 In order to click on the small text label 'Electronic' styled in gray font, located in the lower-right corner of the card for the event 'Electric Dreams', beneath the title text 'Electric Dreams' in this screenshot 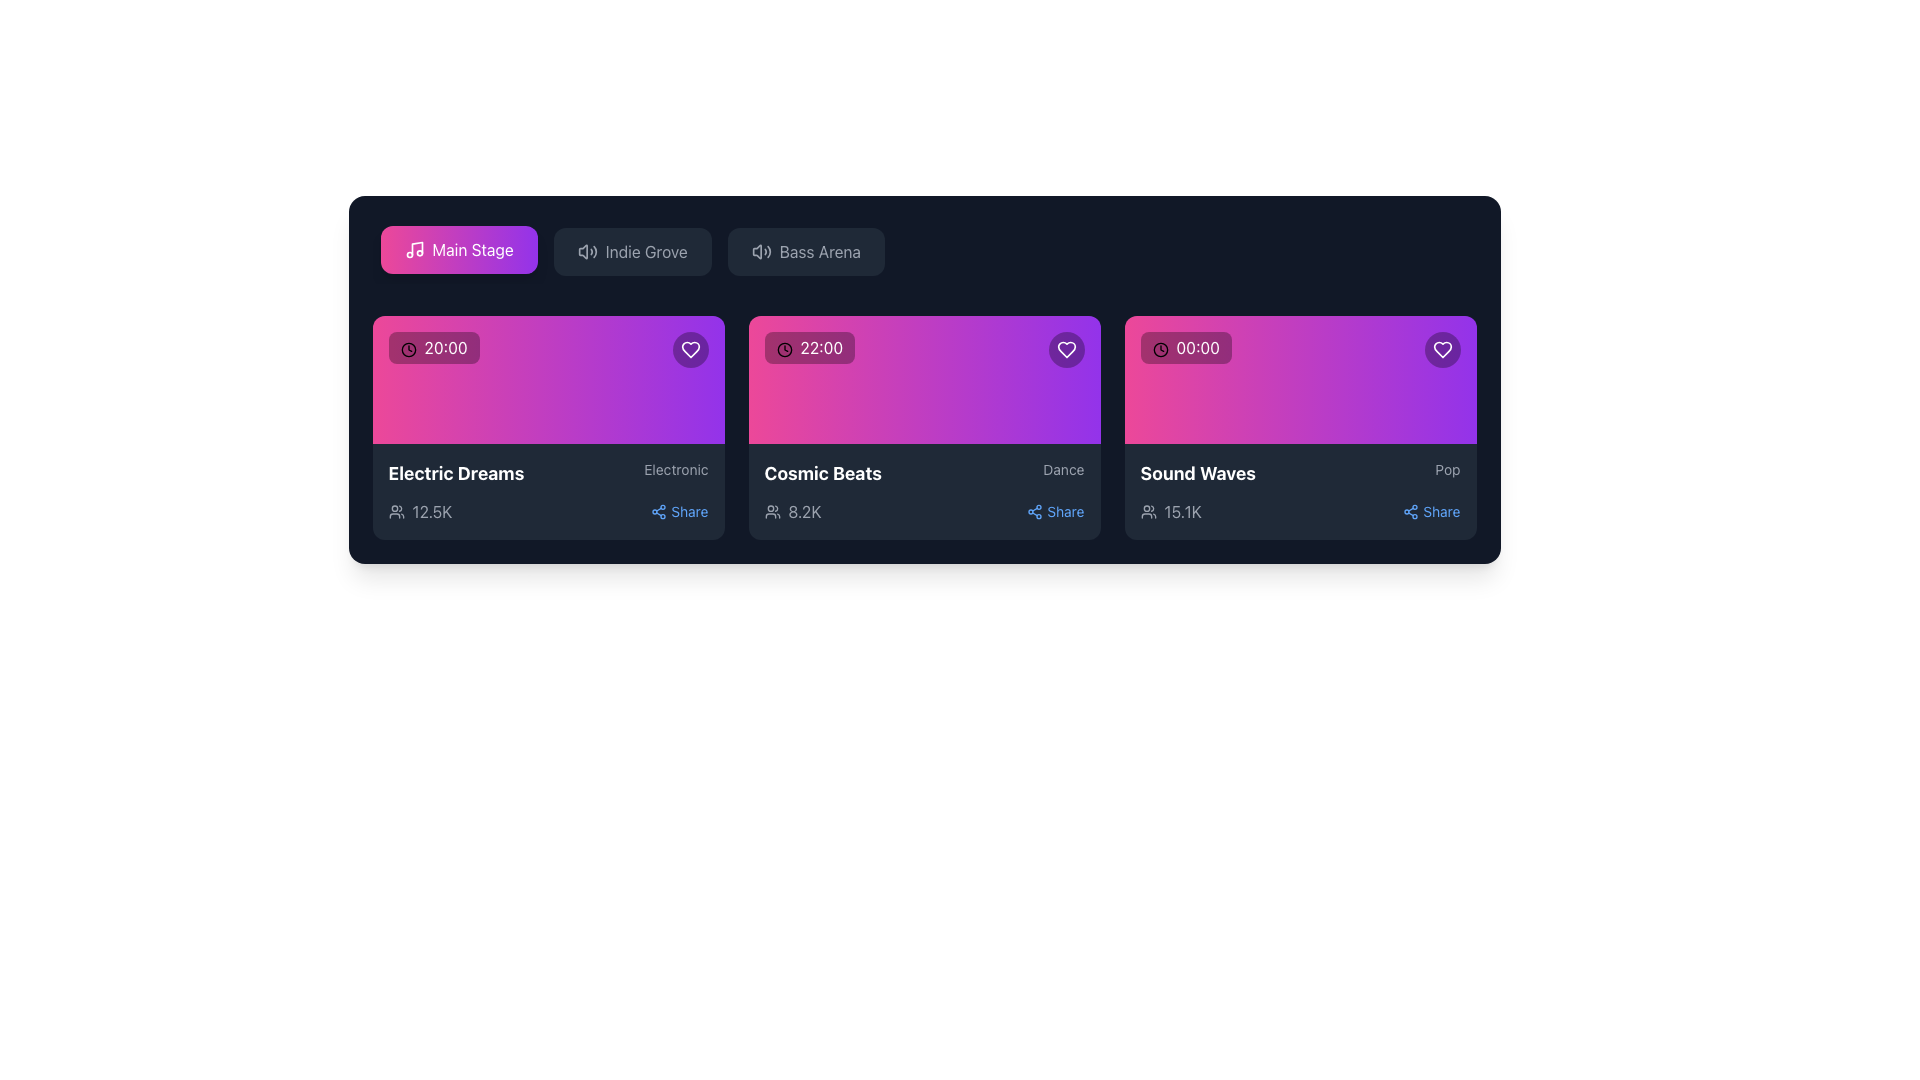, I will do `click(676, 470)`.